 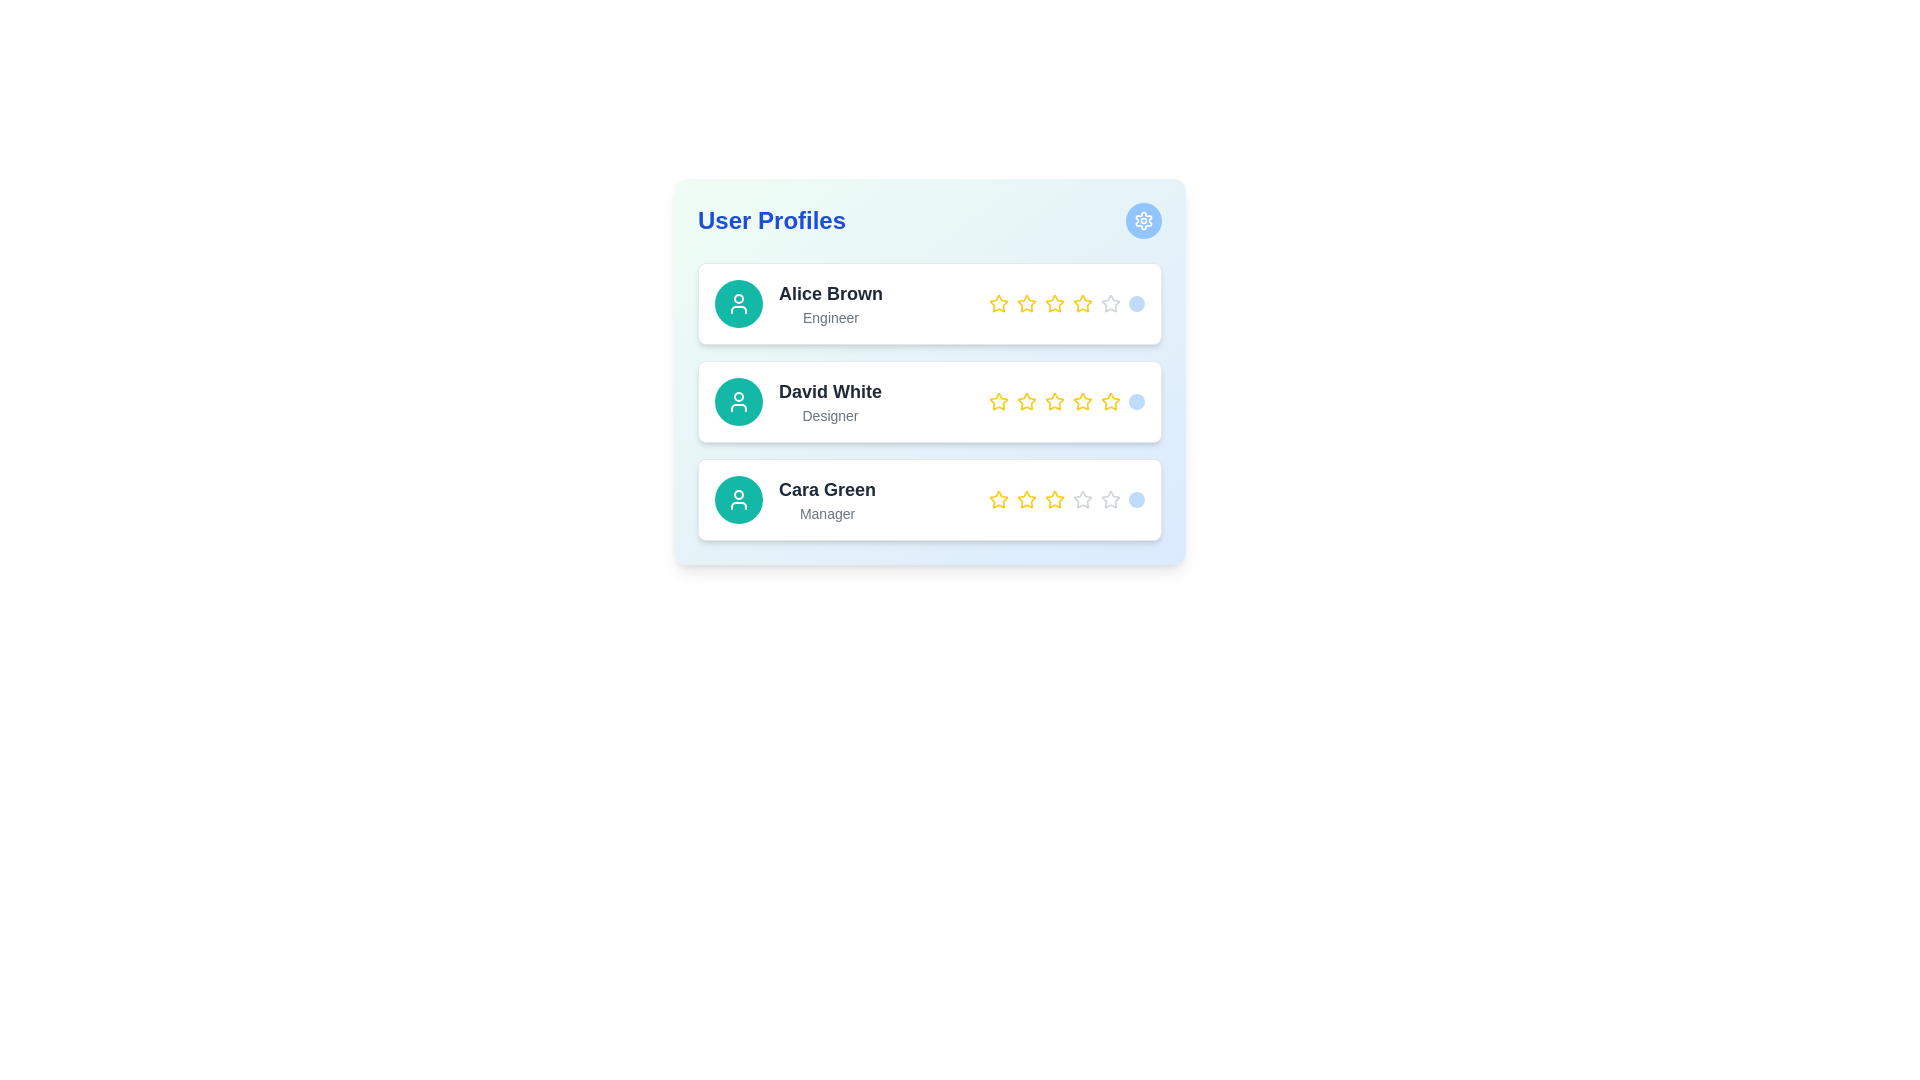 I want to click on the second star icon, so click(x=1027, y=499).